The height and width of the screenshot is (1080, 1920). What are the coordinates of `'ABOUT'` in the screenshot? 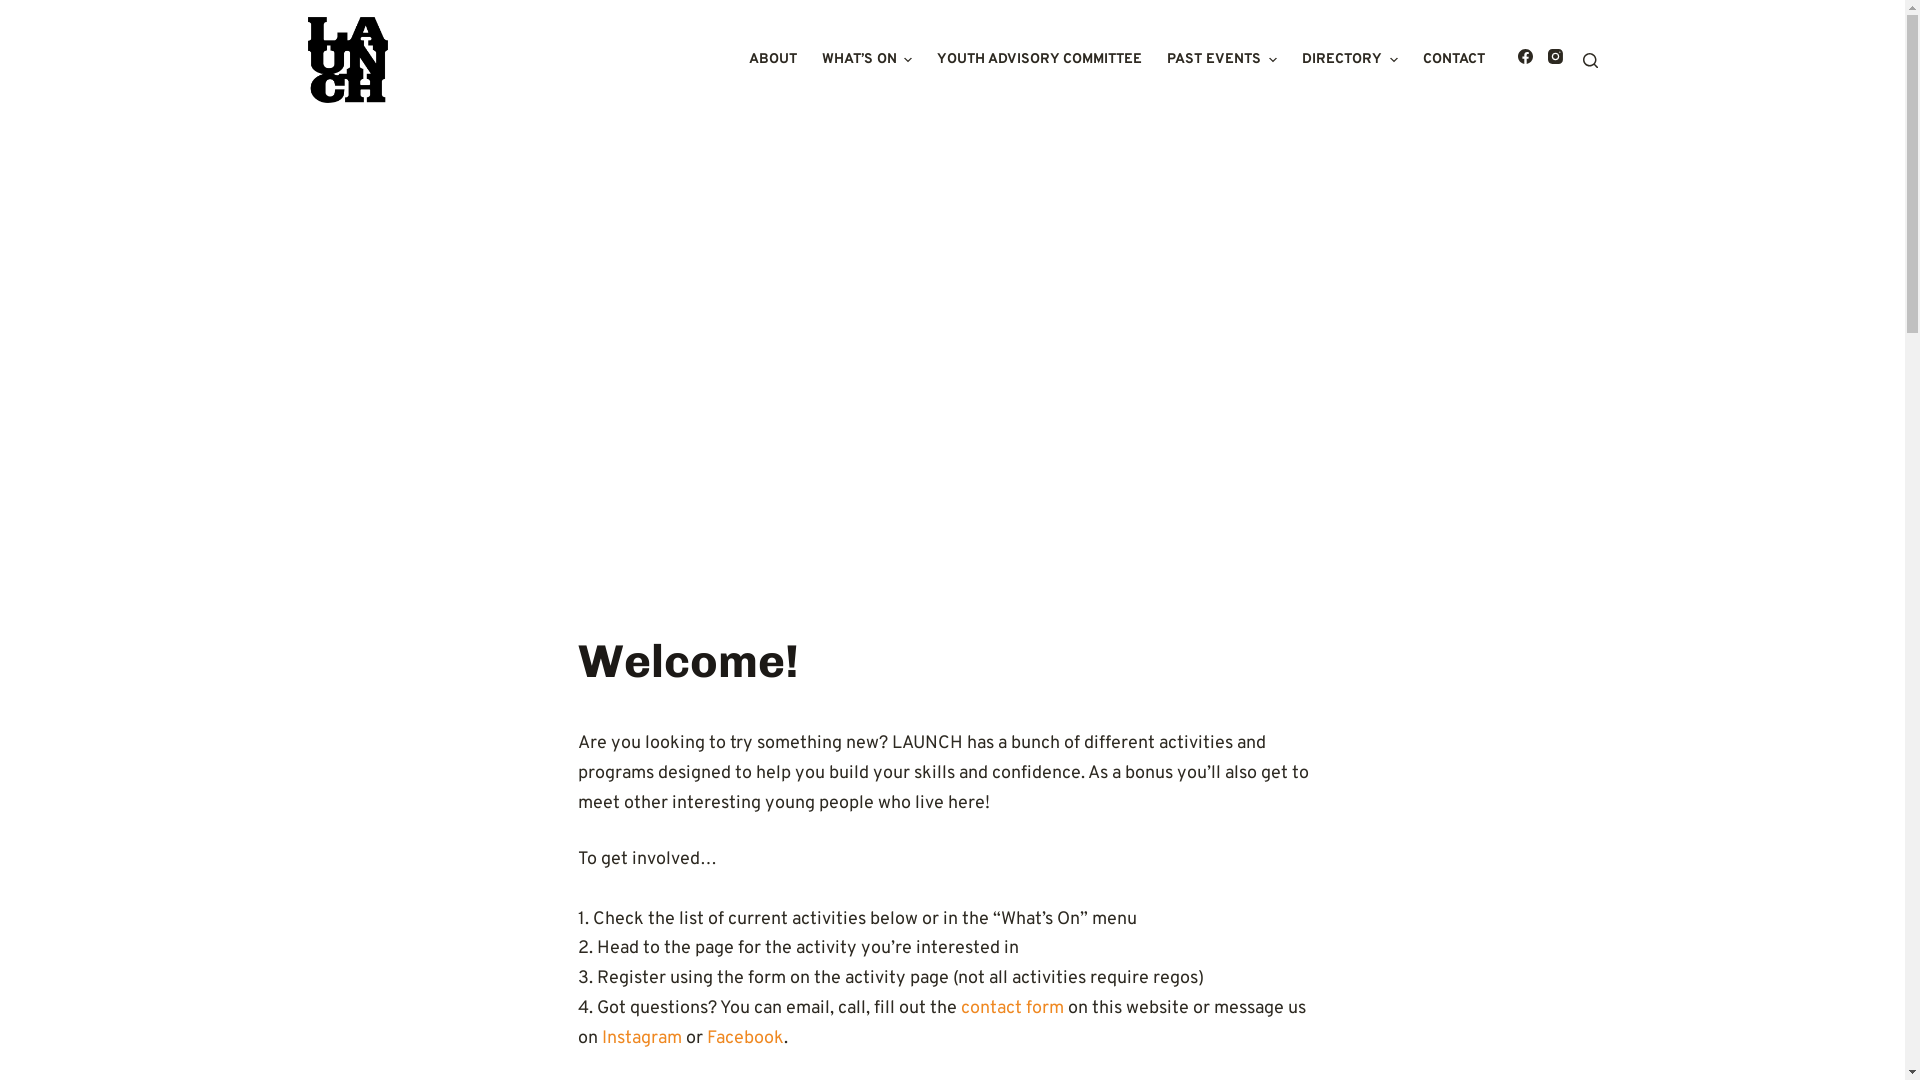 It's located at (771, 59).